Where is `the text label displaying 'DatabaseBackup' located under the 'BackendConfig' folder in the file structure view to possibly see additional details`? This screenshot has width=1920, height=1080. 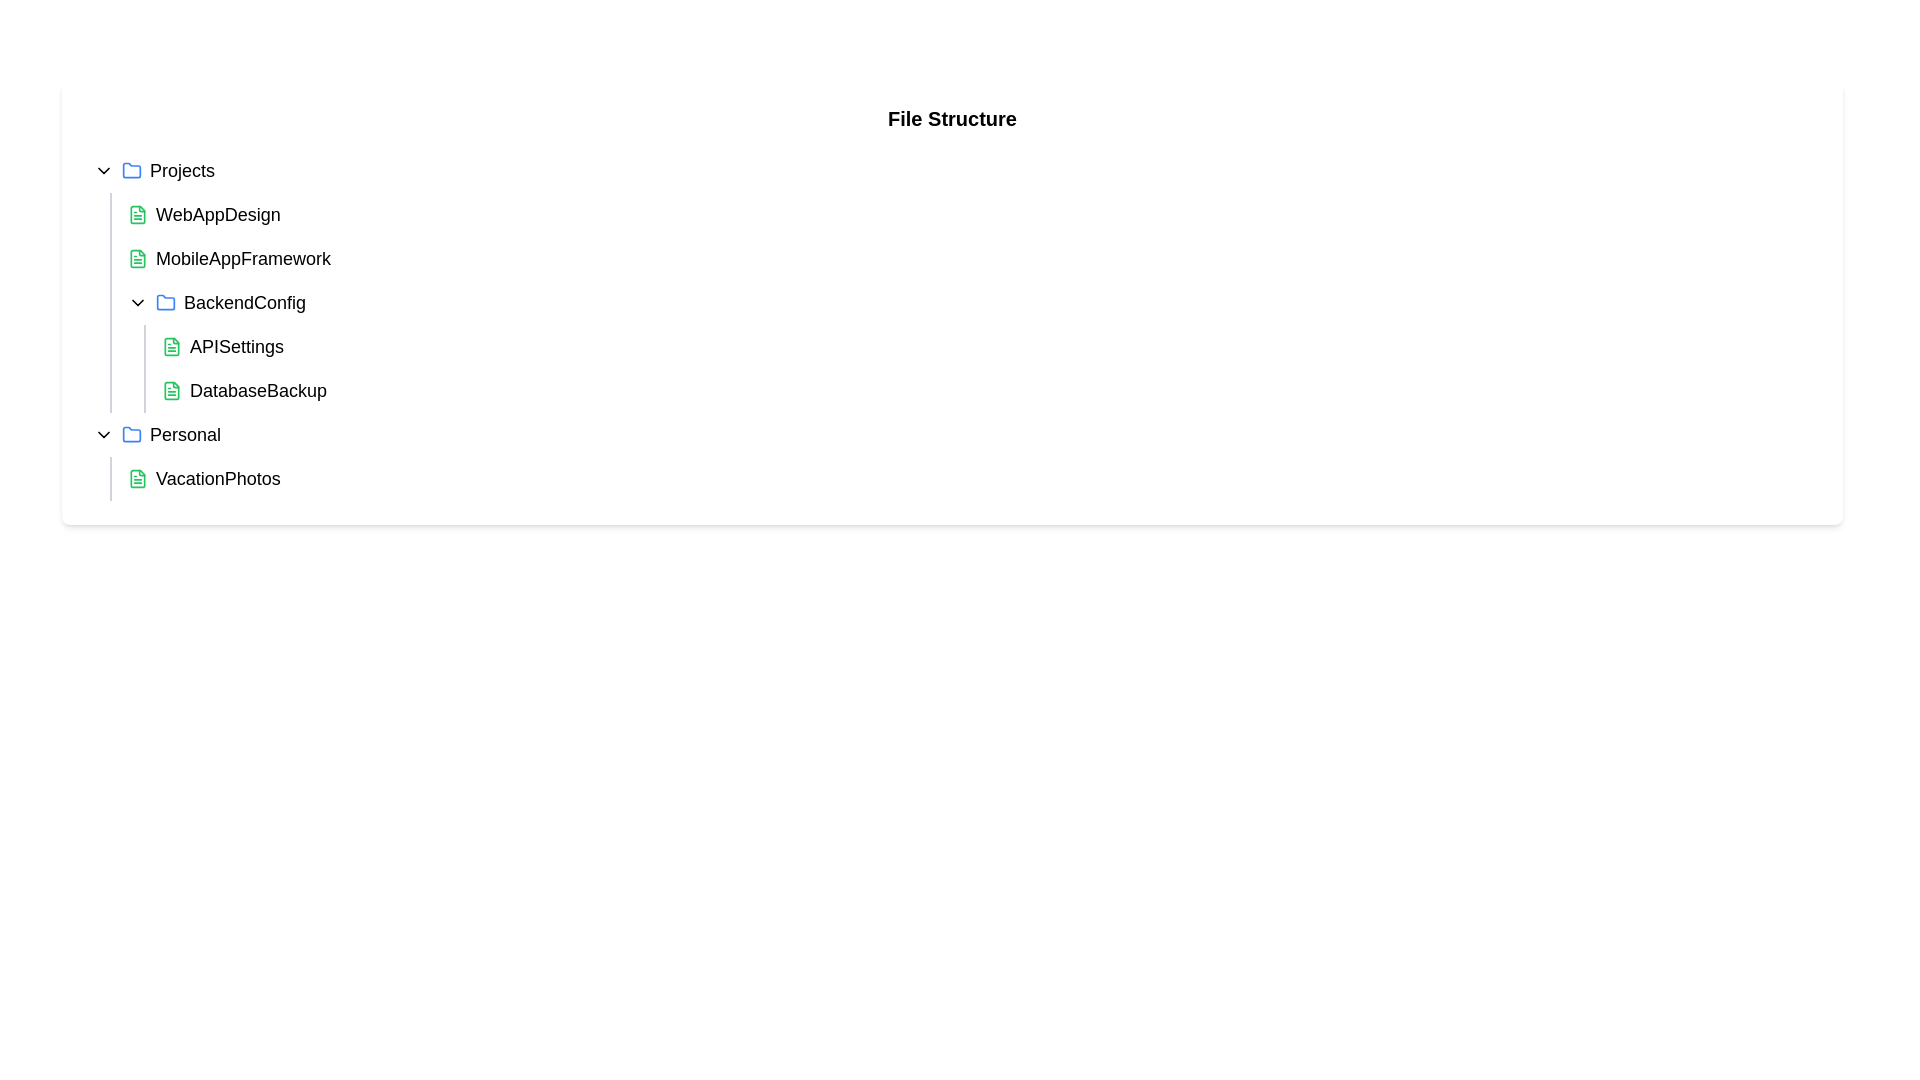
the text label displaying 'DatabaseBackup' located under the 'BackendConfig' folder in the file structure view to possibly see additional details is located at coordinates (257, 390).